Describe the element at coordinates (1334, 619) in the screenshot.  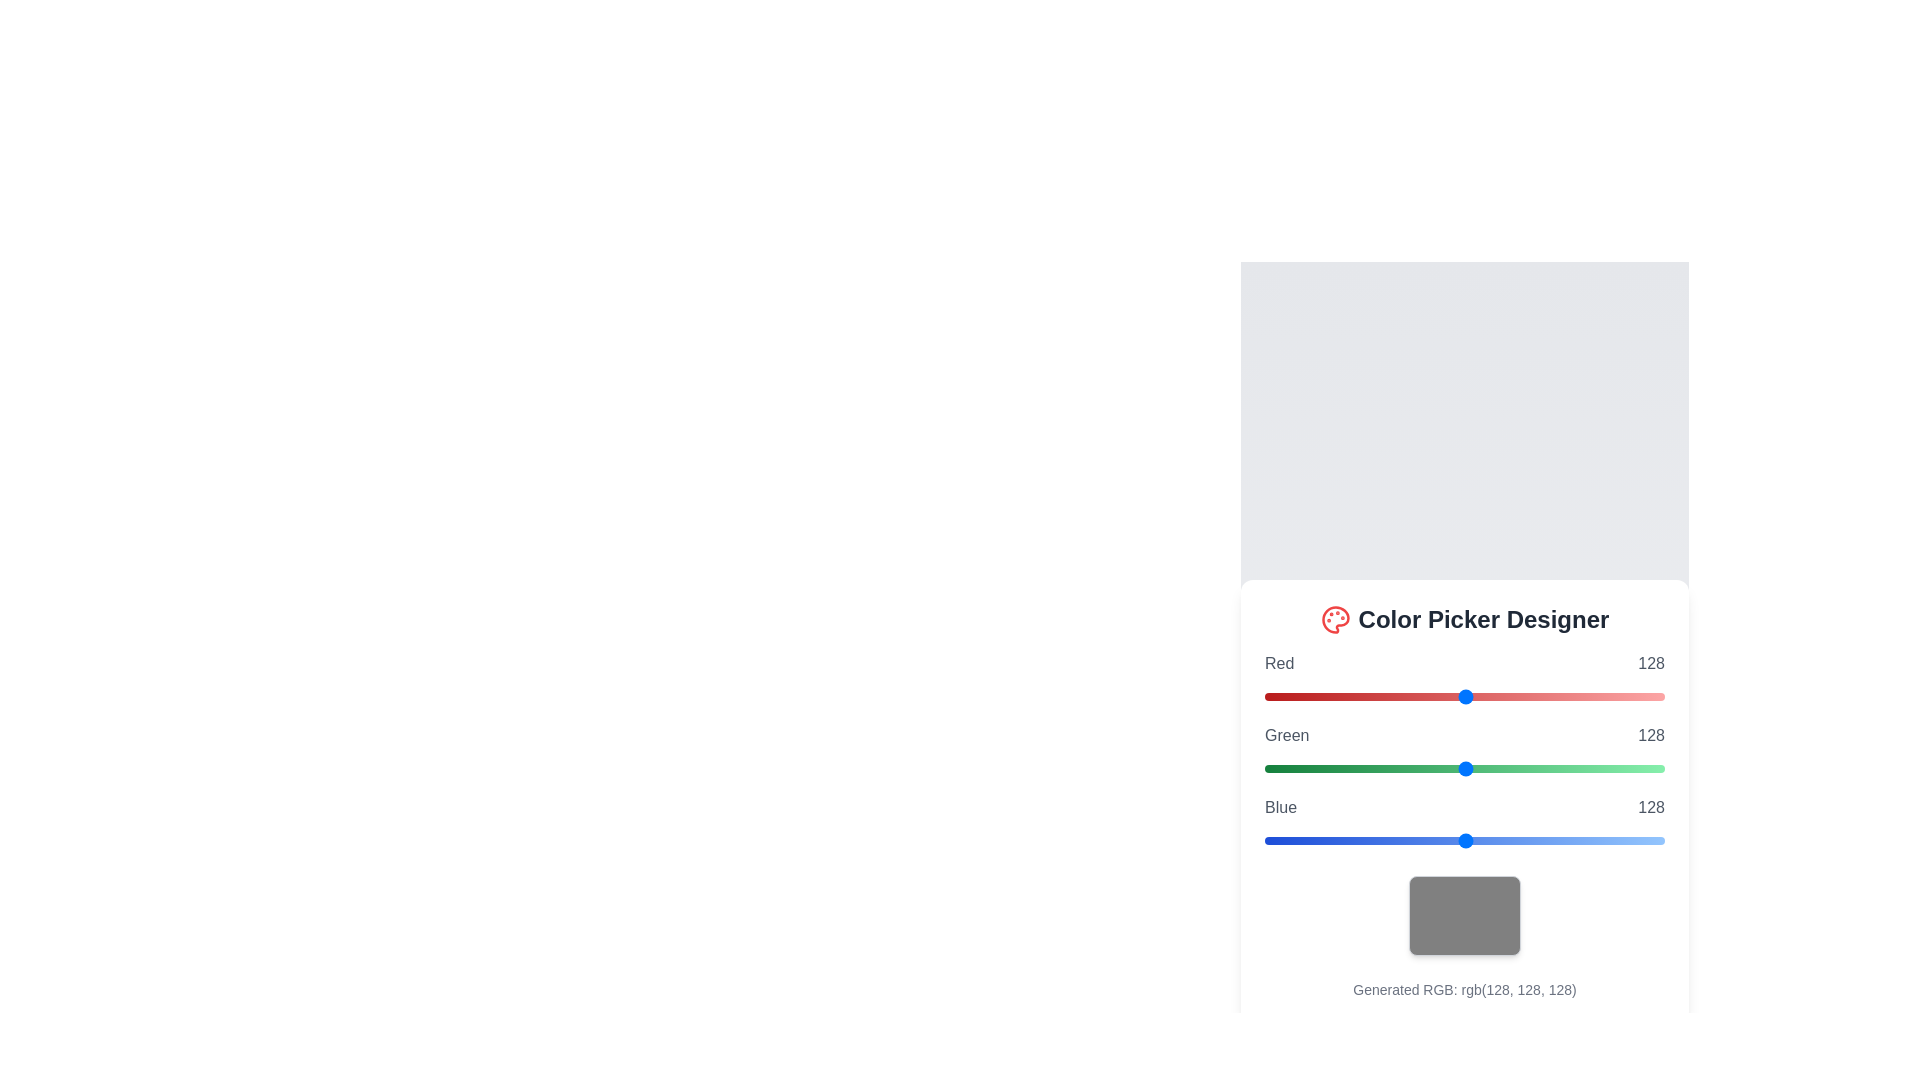
I see `the icon next to the title text` at that location.